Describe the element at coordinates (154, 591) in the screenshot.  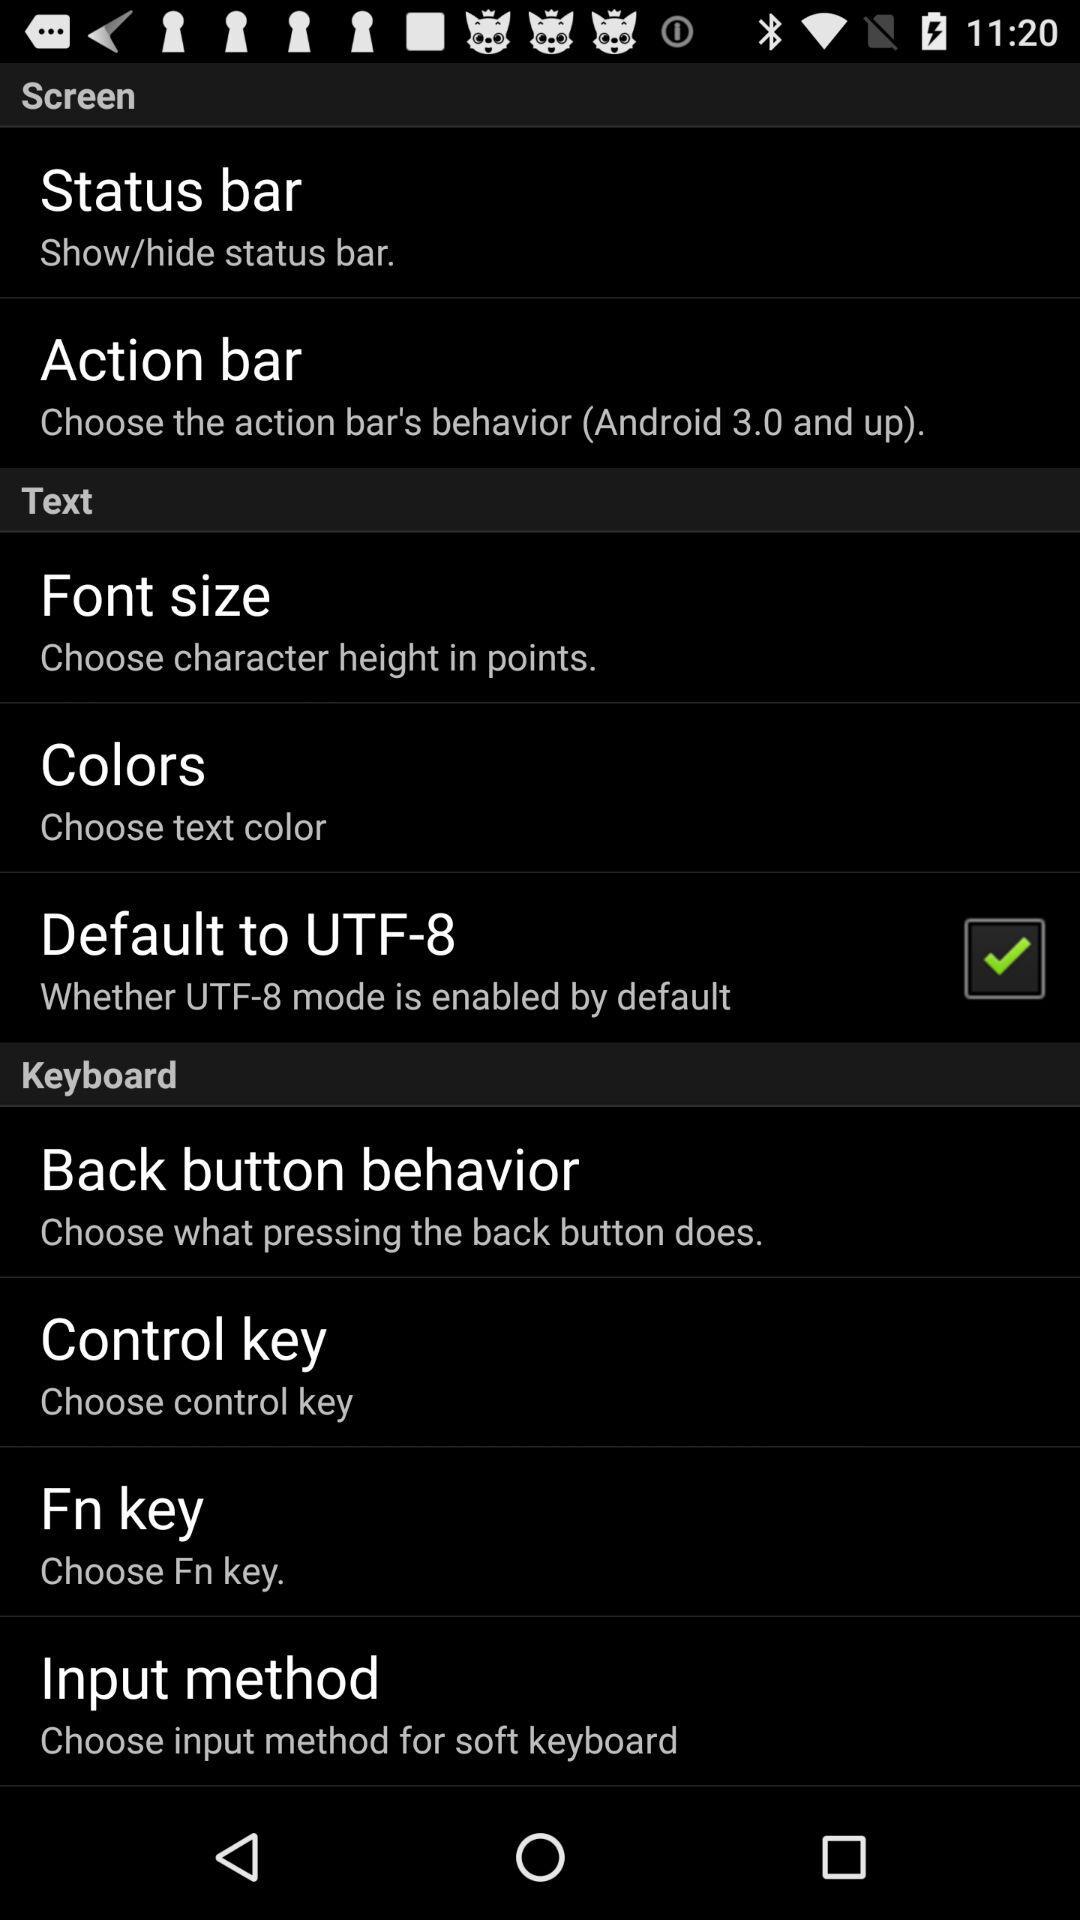
I see `the app above the choose character height app` at that location.